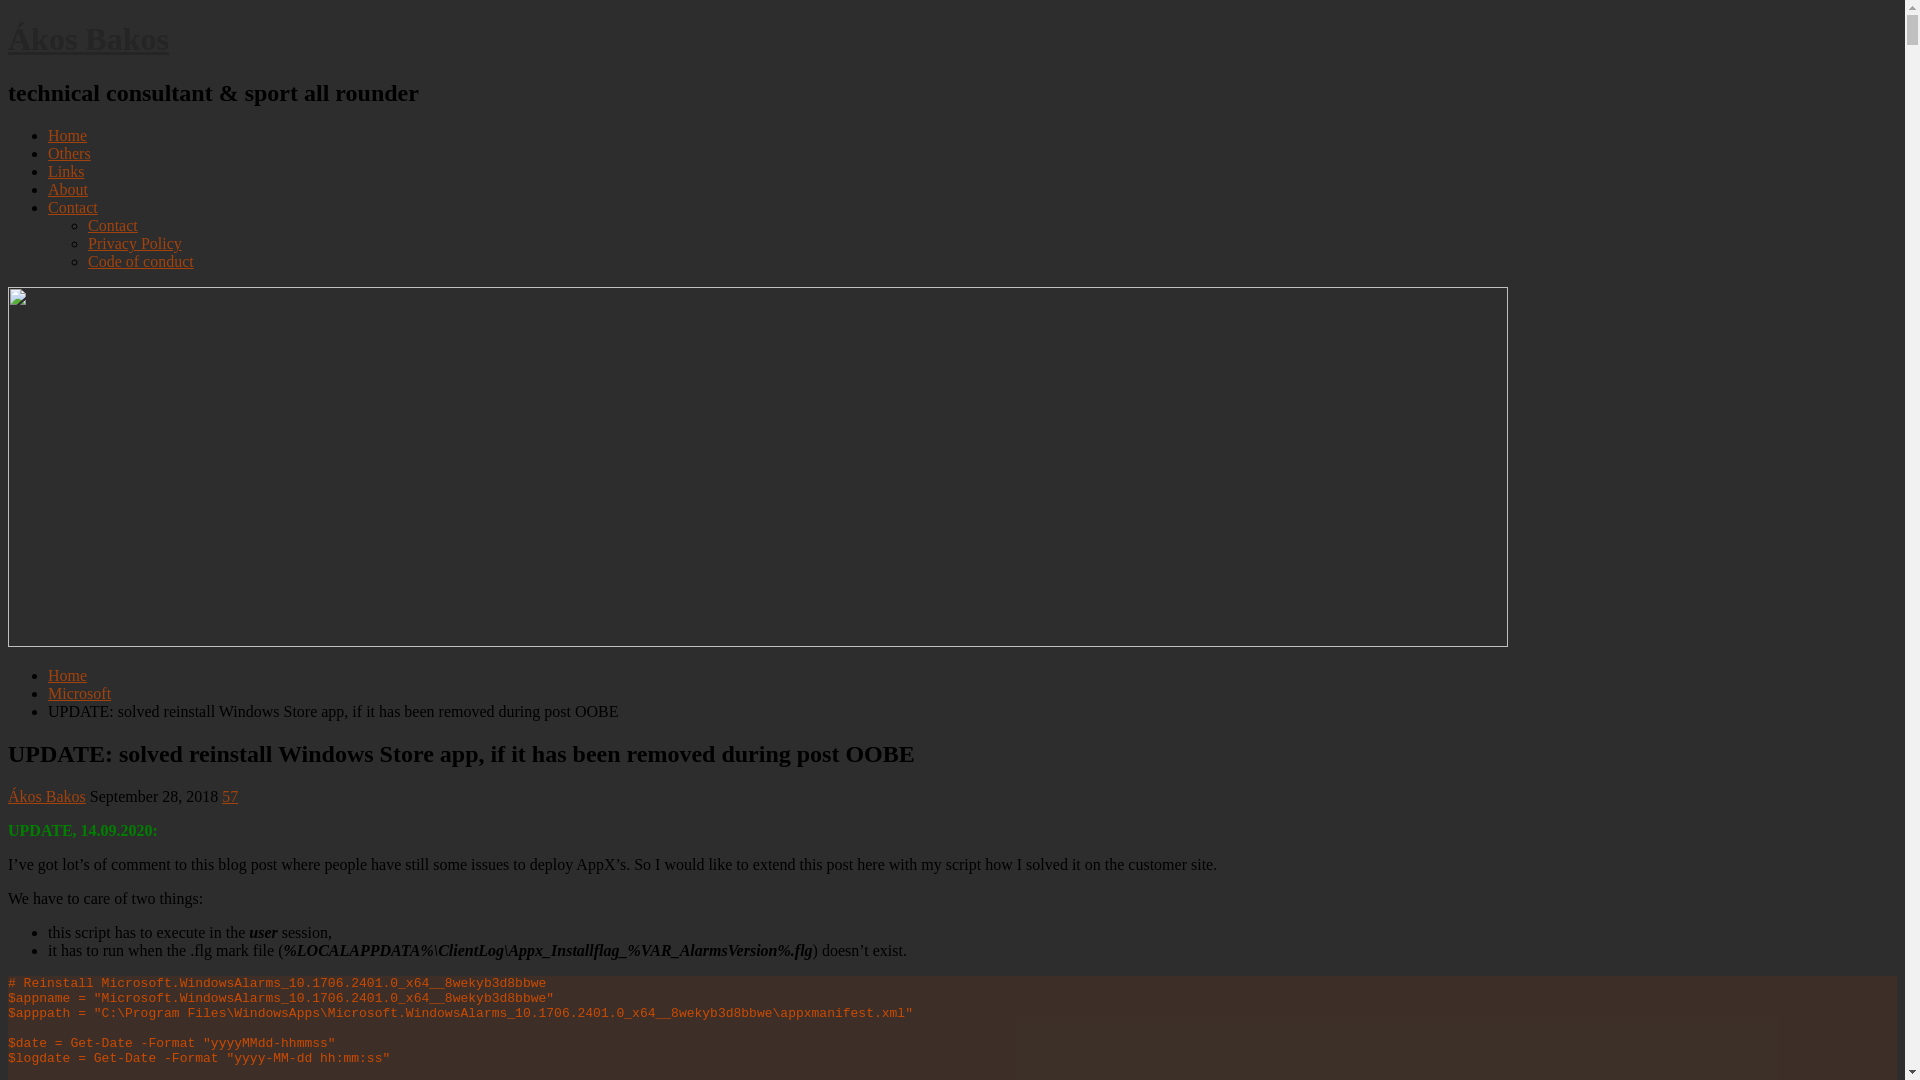 This screenshot has width=1920, height=1080. Describe the element at coordinates (67, 135) in the screenshot. I see `'Home'` at that location.